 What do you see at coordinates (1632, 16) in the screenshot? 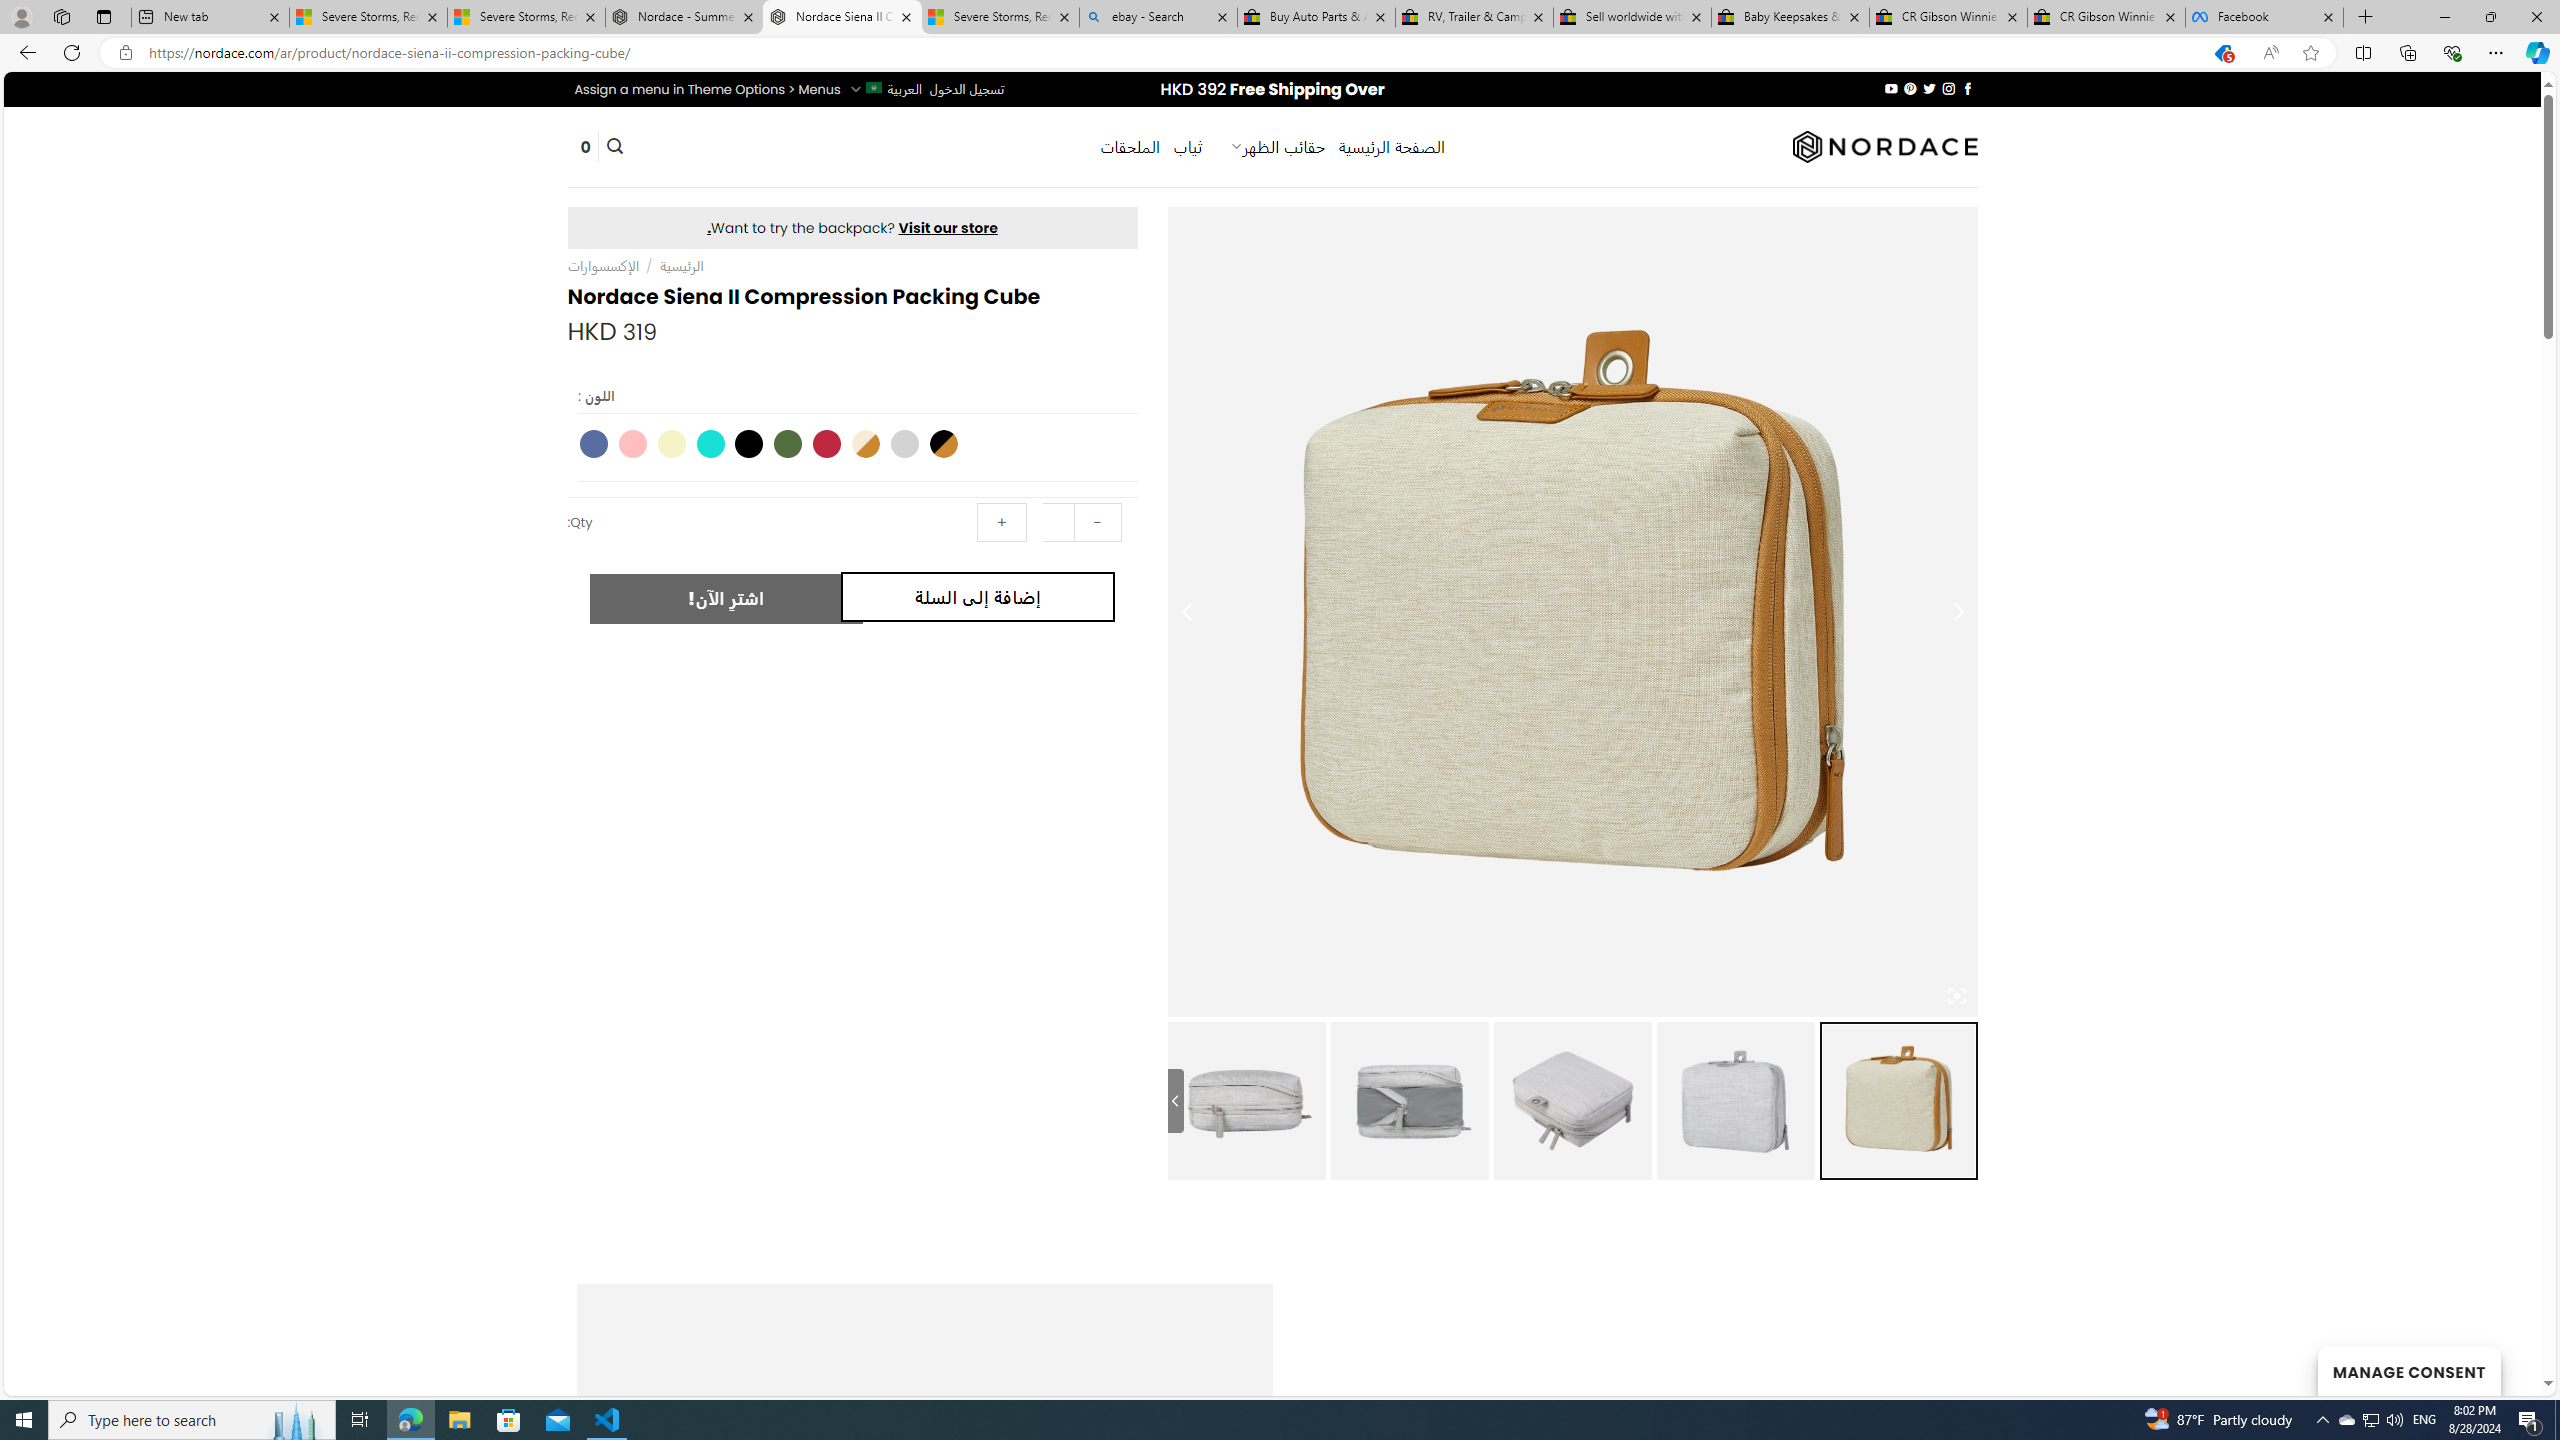
I see `'Sell worldwide with eBay'` at bounding box center [1632, 16].